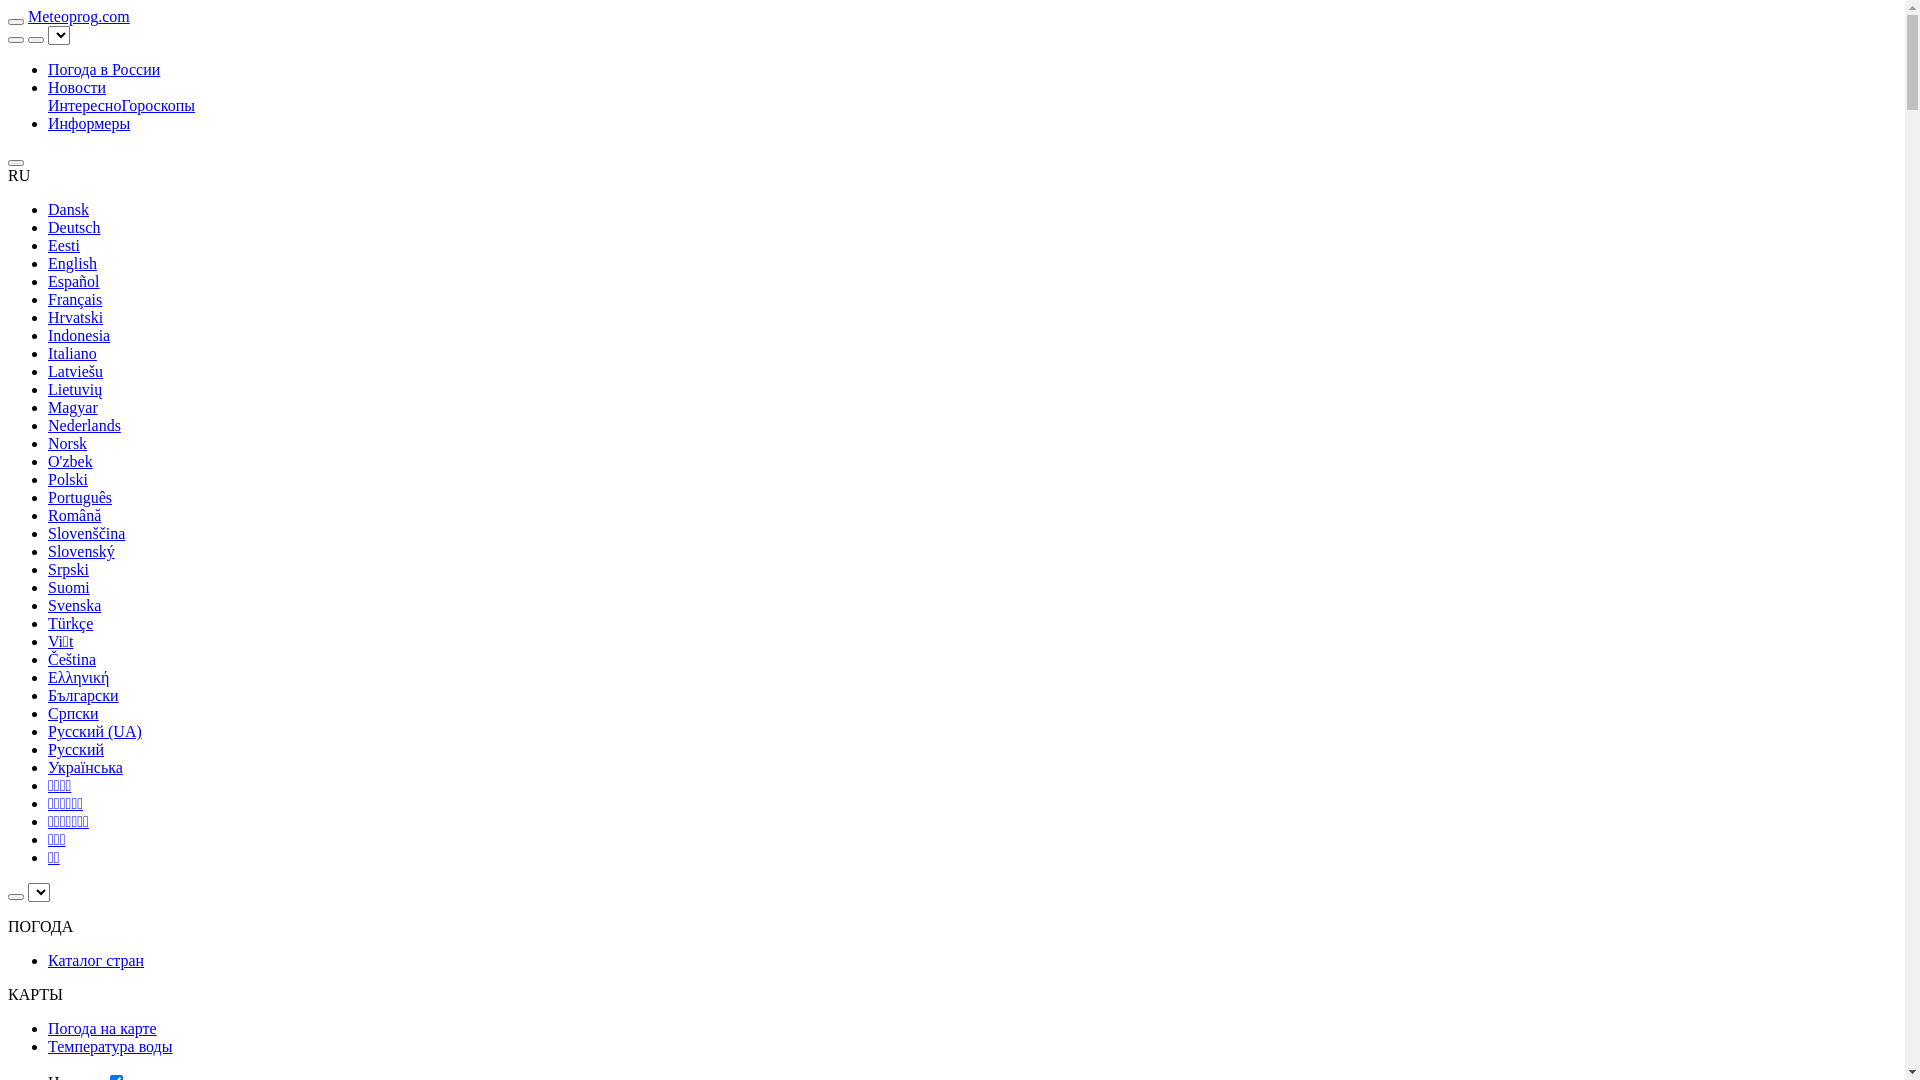 This screenshot has height=1080, width=1920. Describe the element at coordinates (78, 16) in the screenshot. I see `'Meteoprog.com'` at that location.